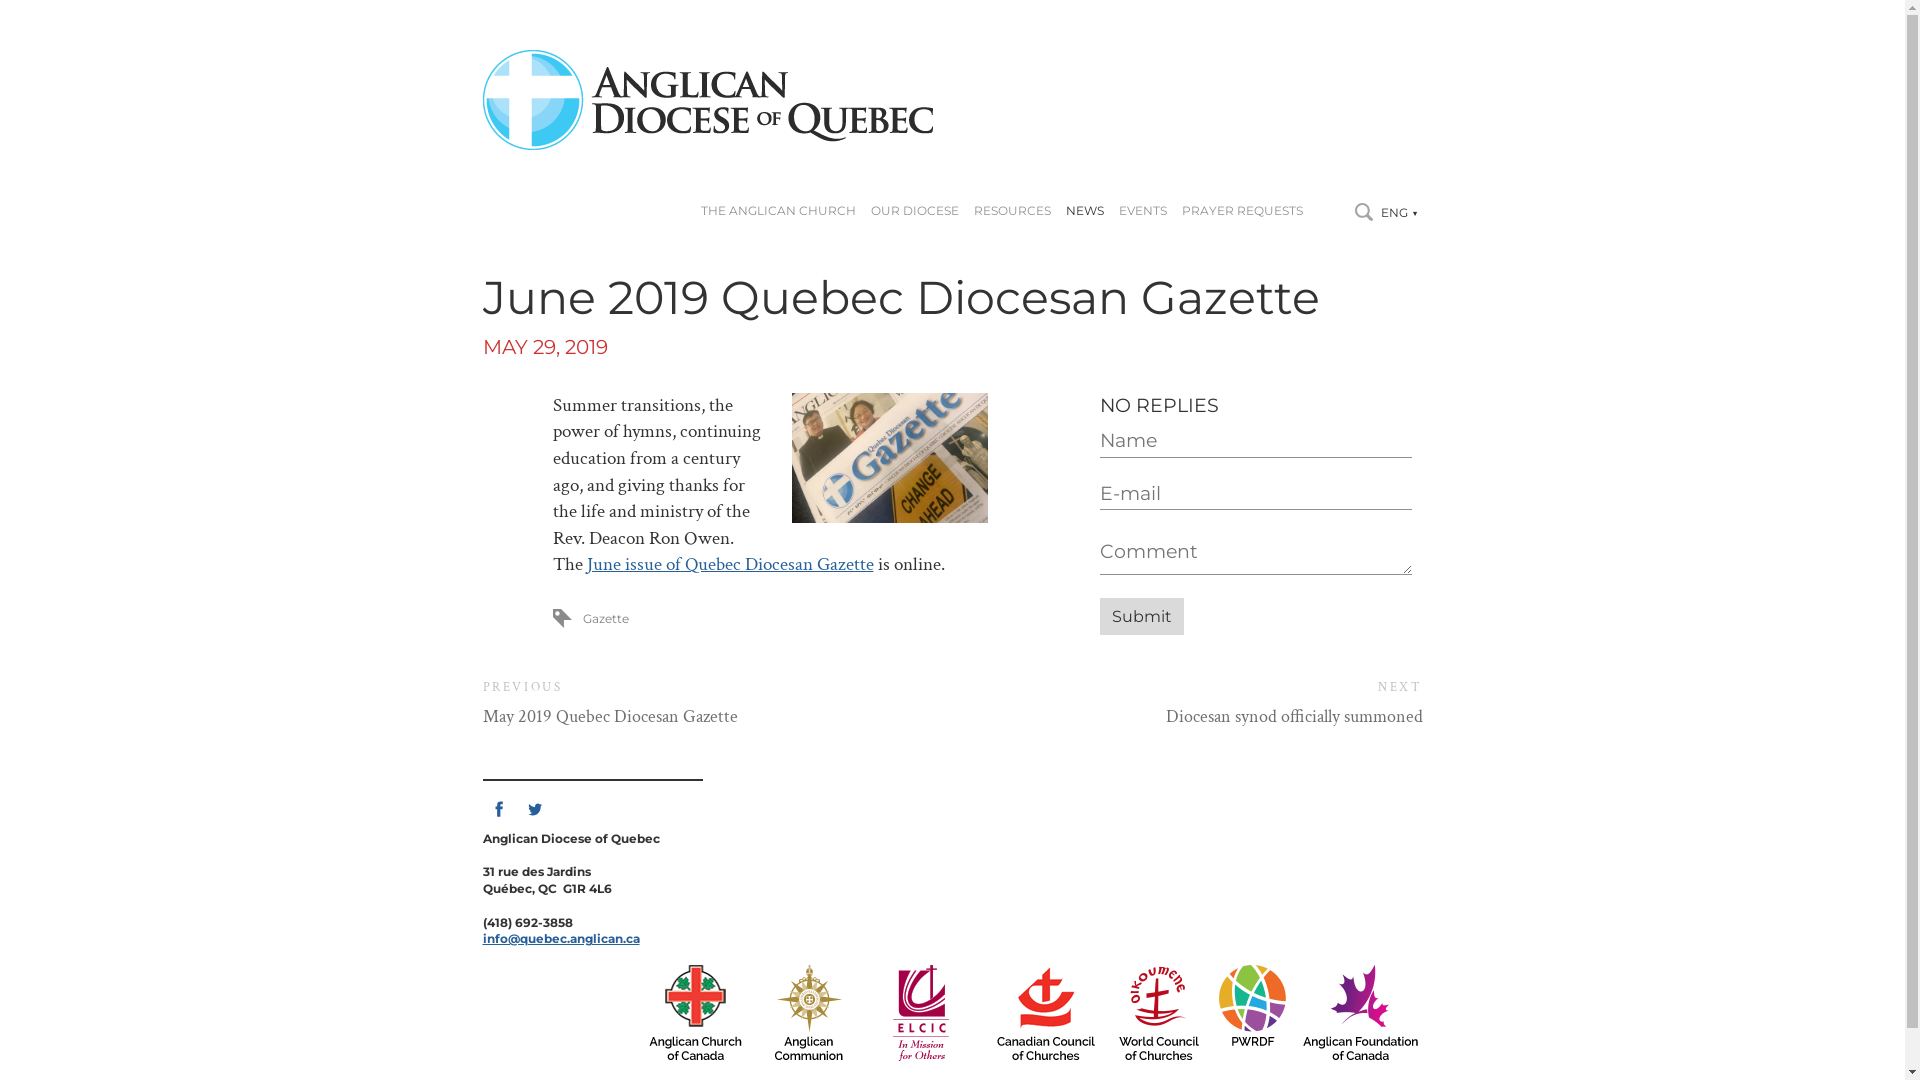  Describe the element at coordinates (1083, 211) in the screenshot. I see `'NEWS'` at that location.